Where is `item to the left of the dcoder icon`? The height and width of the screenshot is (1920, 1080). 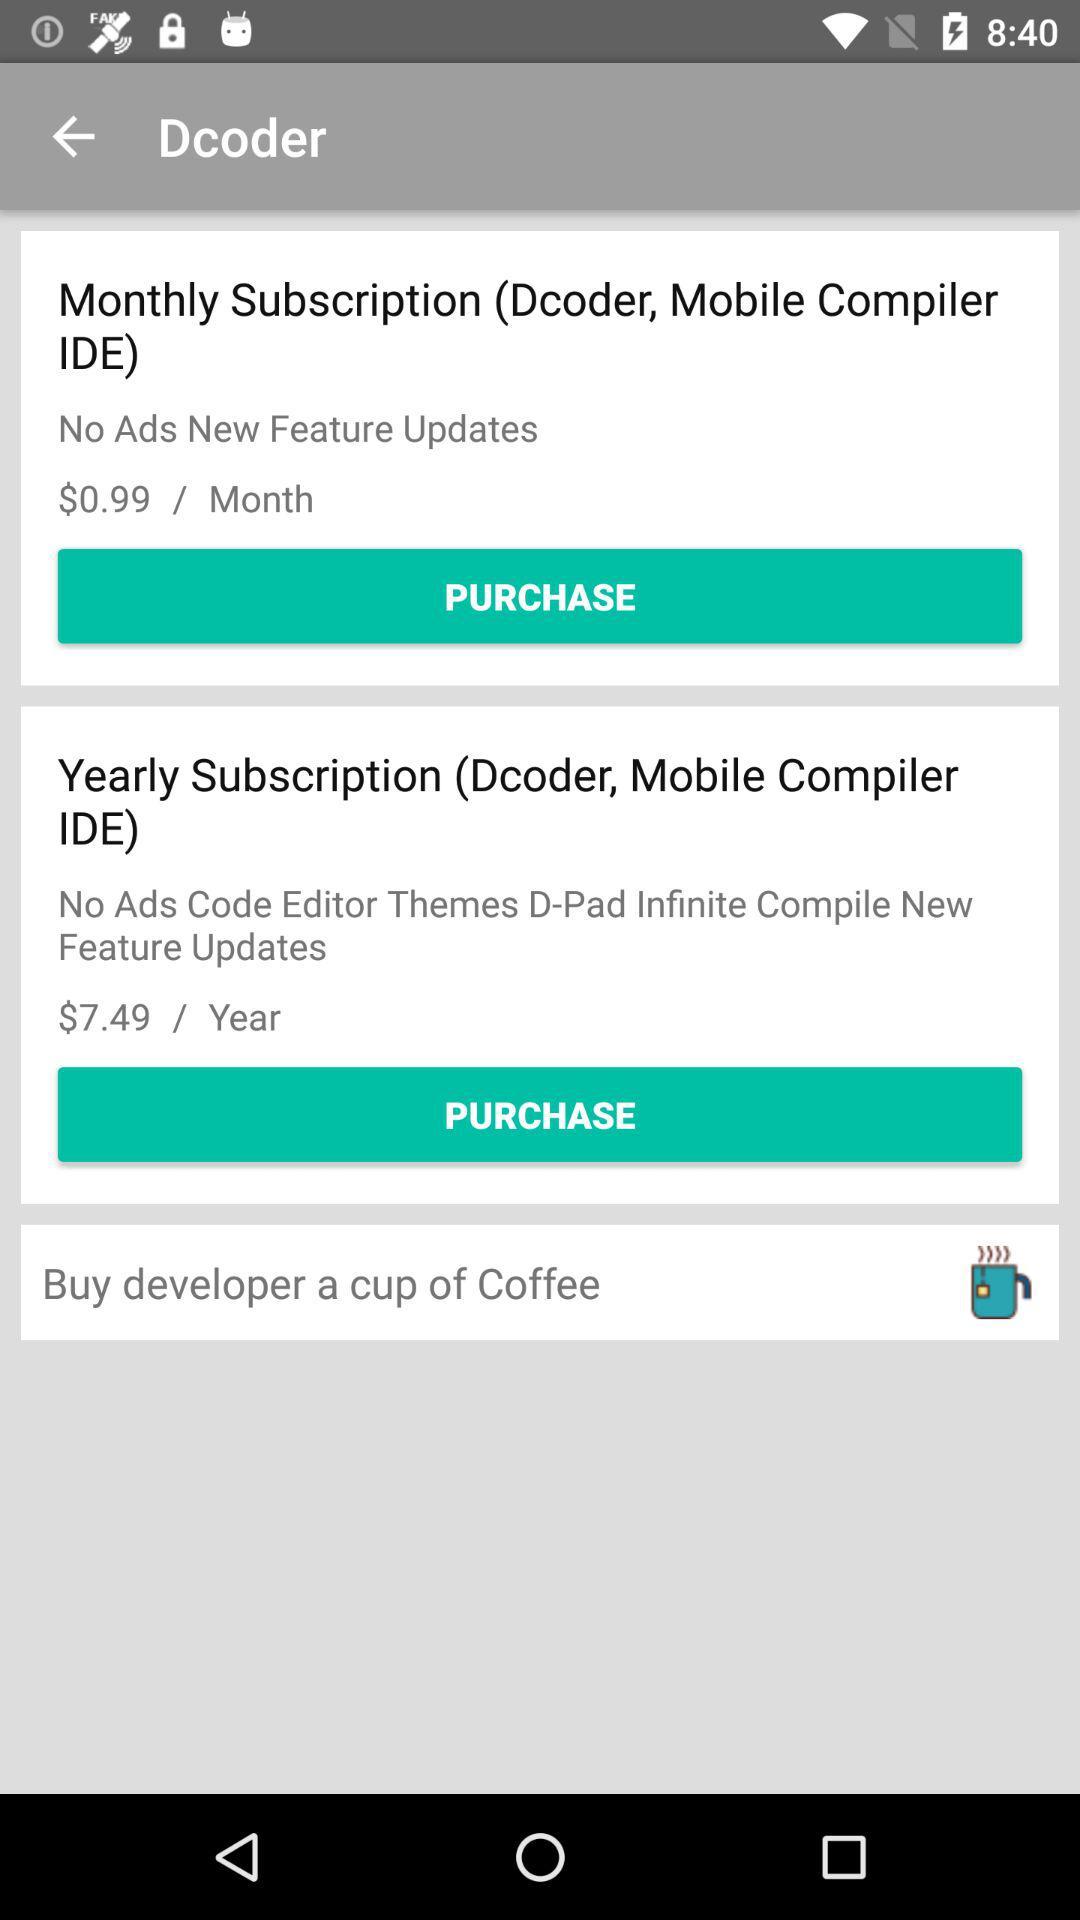
item to the left of the dcoder icon is located at coordinates (72, 135).